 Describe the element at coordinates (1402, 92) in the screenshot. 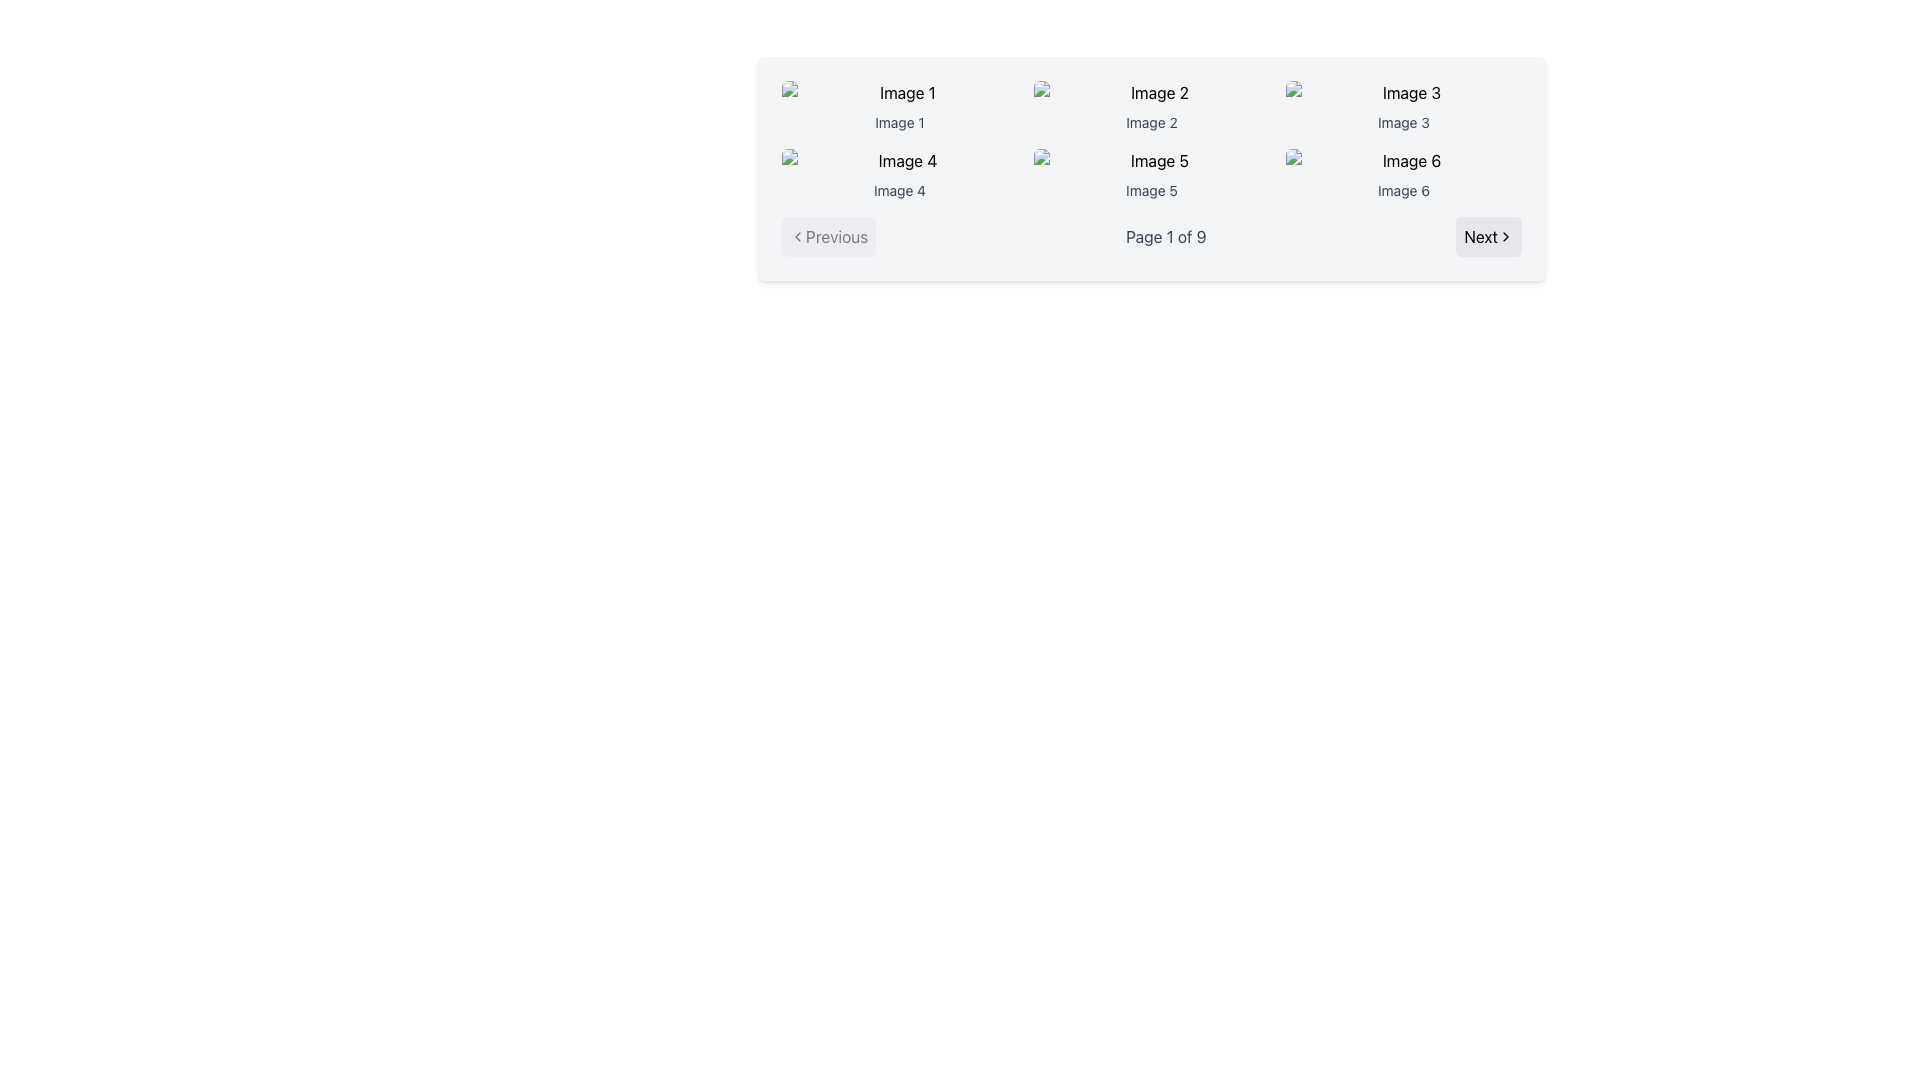

I see `the image placeholder represented by a broken image icon with the alternative text 'Image 3' located in the top-right area of the 3x2 grid layout` at that location.